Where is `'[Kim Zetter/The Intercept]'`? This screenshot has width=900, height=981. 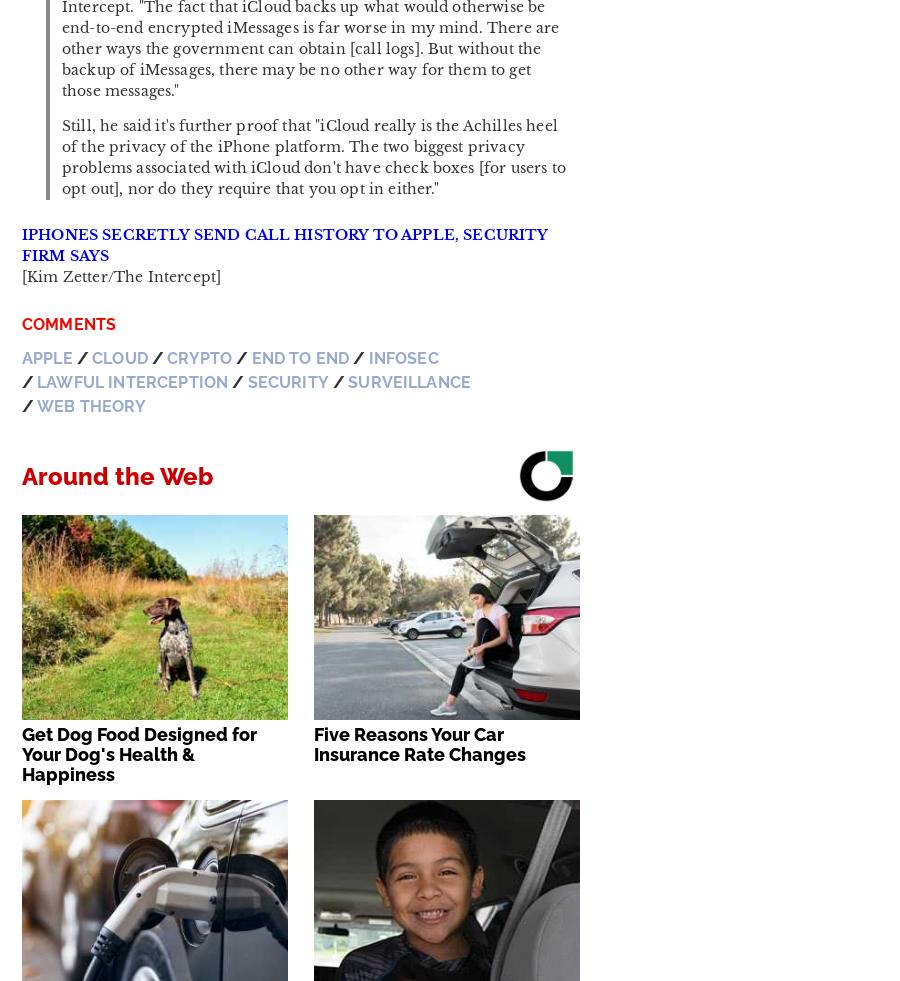
'[Kim Zetter/The Intercept]' is located at coordinates (121, 276).